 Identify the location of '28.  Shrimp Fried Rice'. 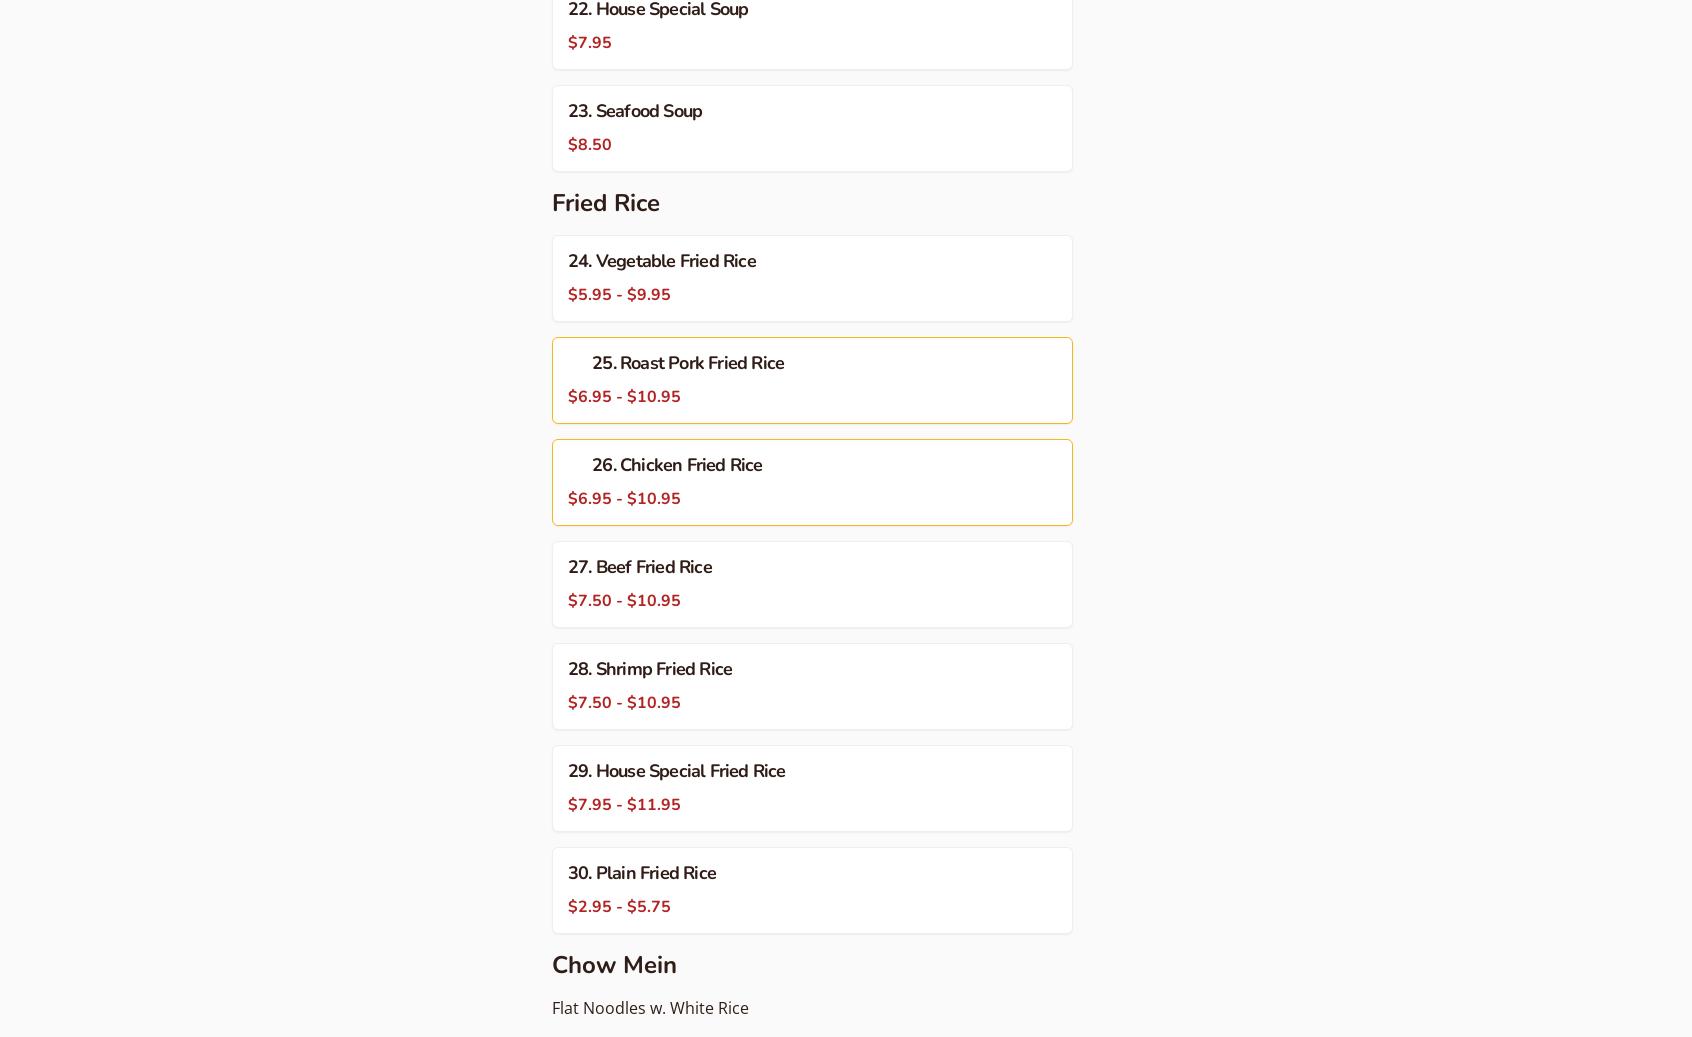
(650, 668).